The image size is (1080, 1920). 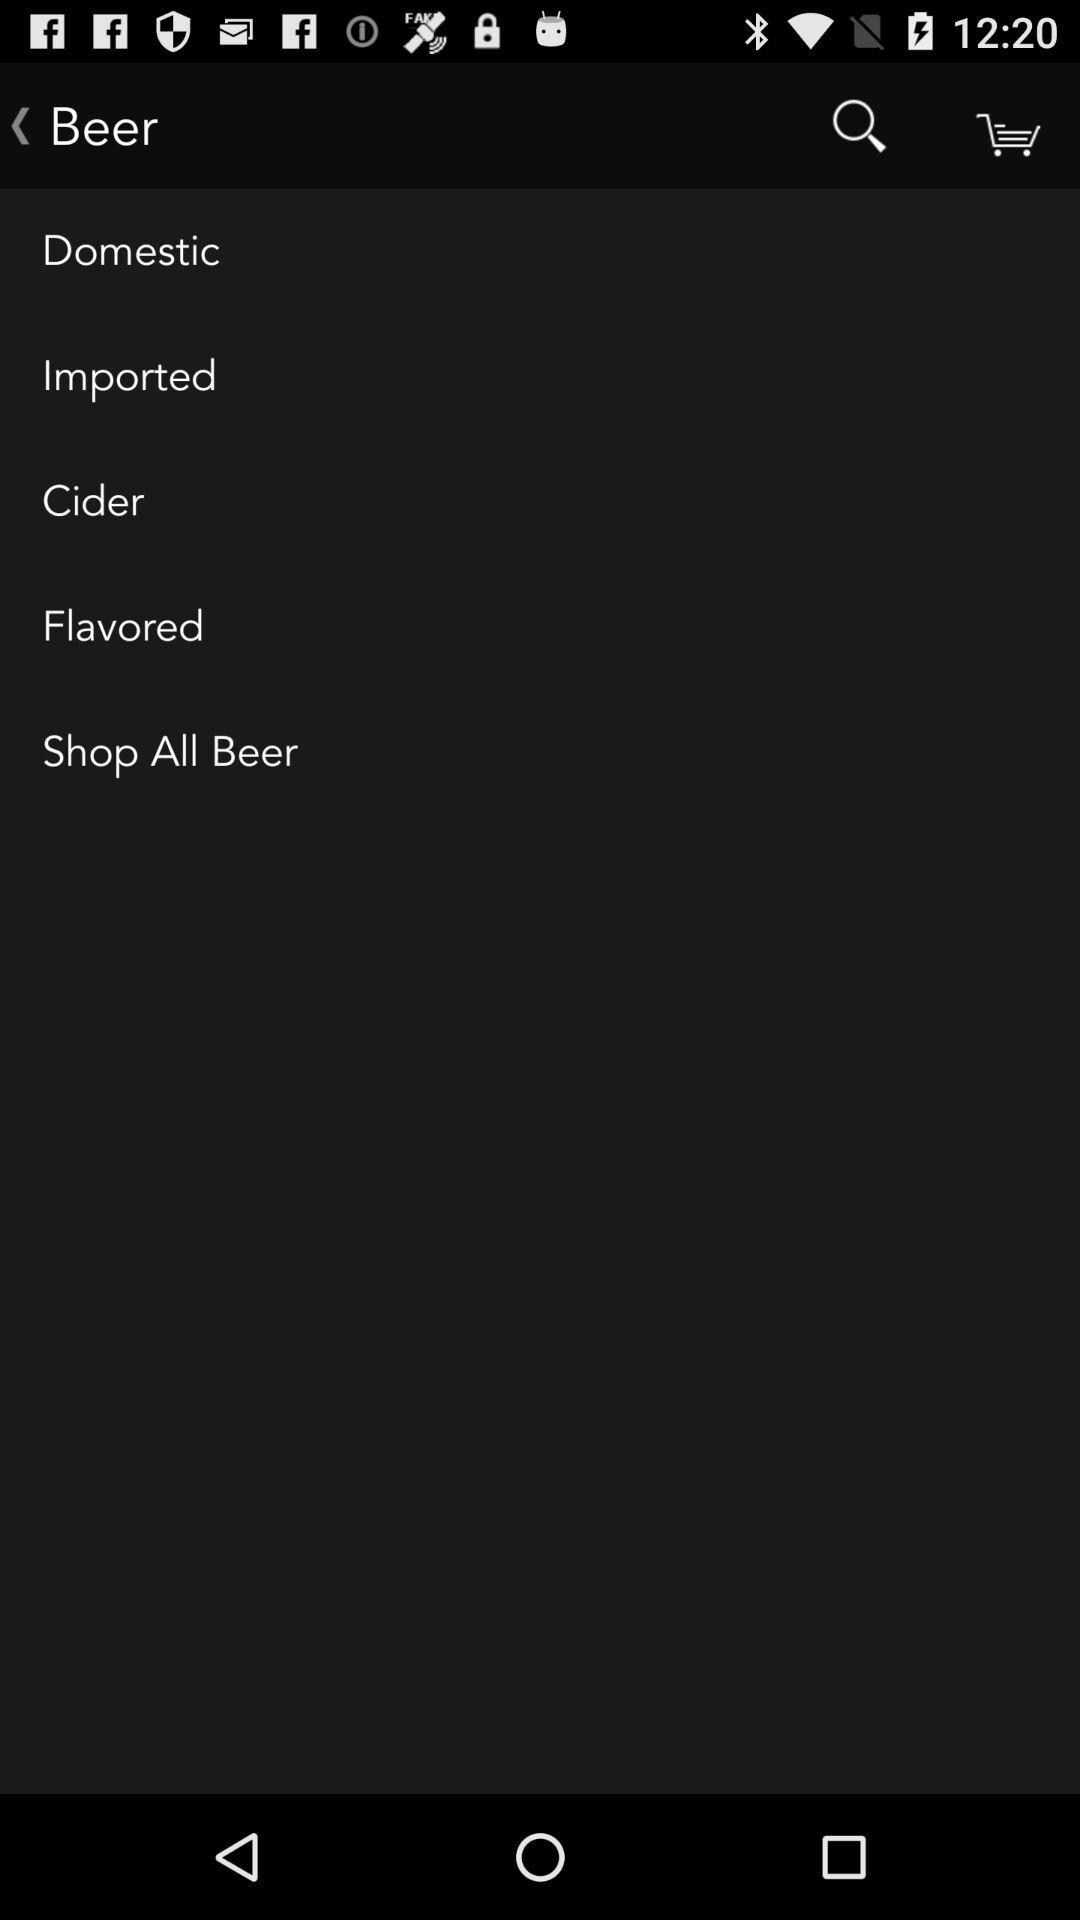 I want to click on the item below the domestic item, so click(x=540, y=377).